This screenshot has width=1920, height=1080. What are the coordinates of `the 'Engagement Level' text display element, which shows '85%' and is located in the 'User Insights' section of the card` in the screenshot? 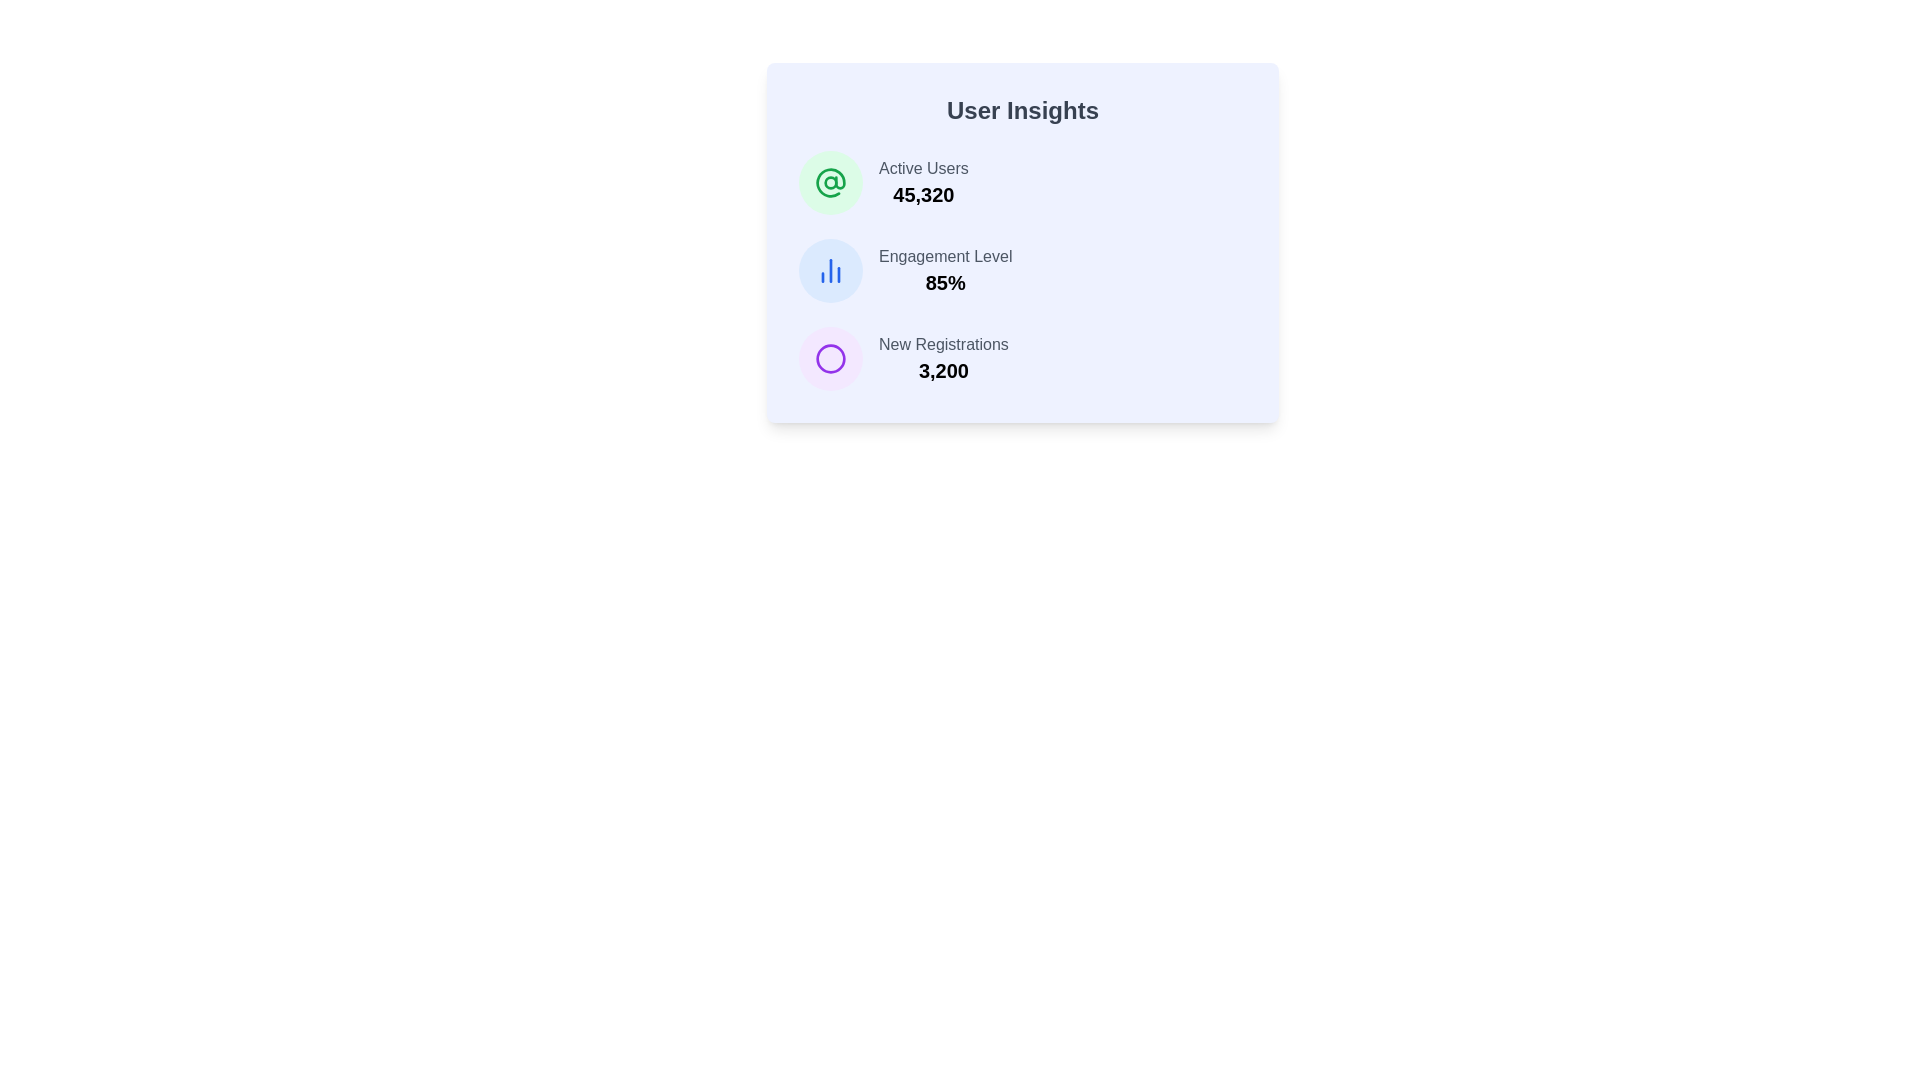 It's located at (944, 270).